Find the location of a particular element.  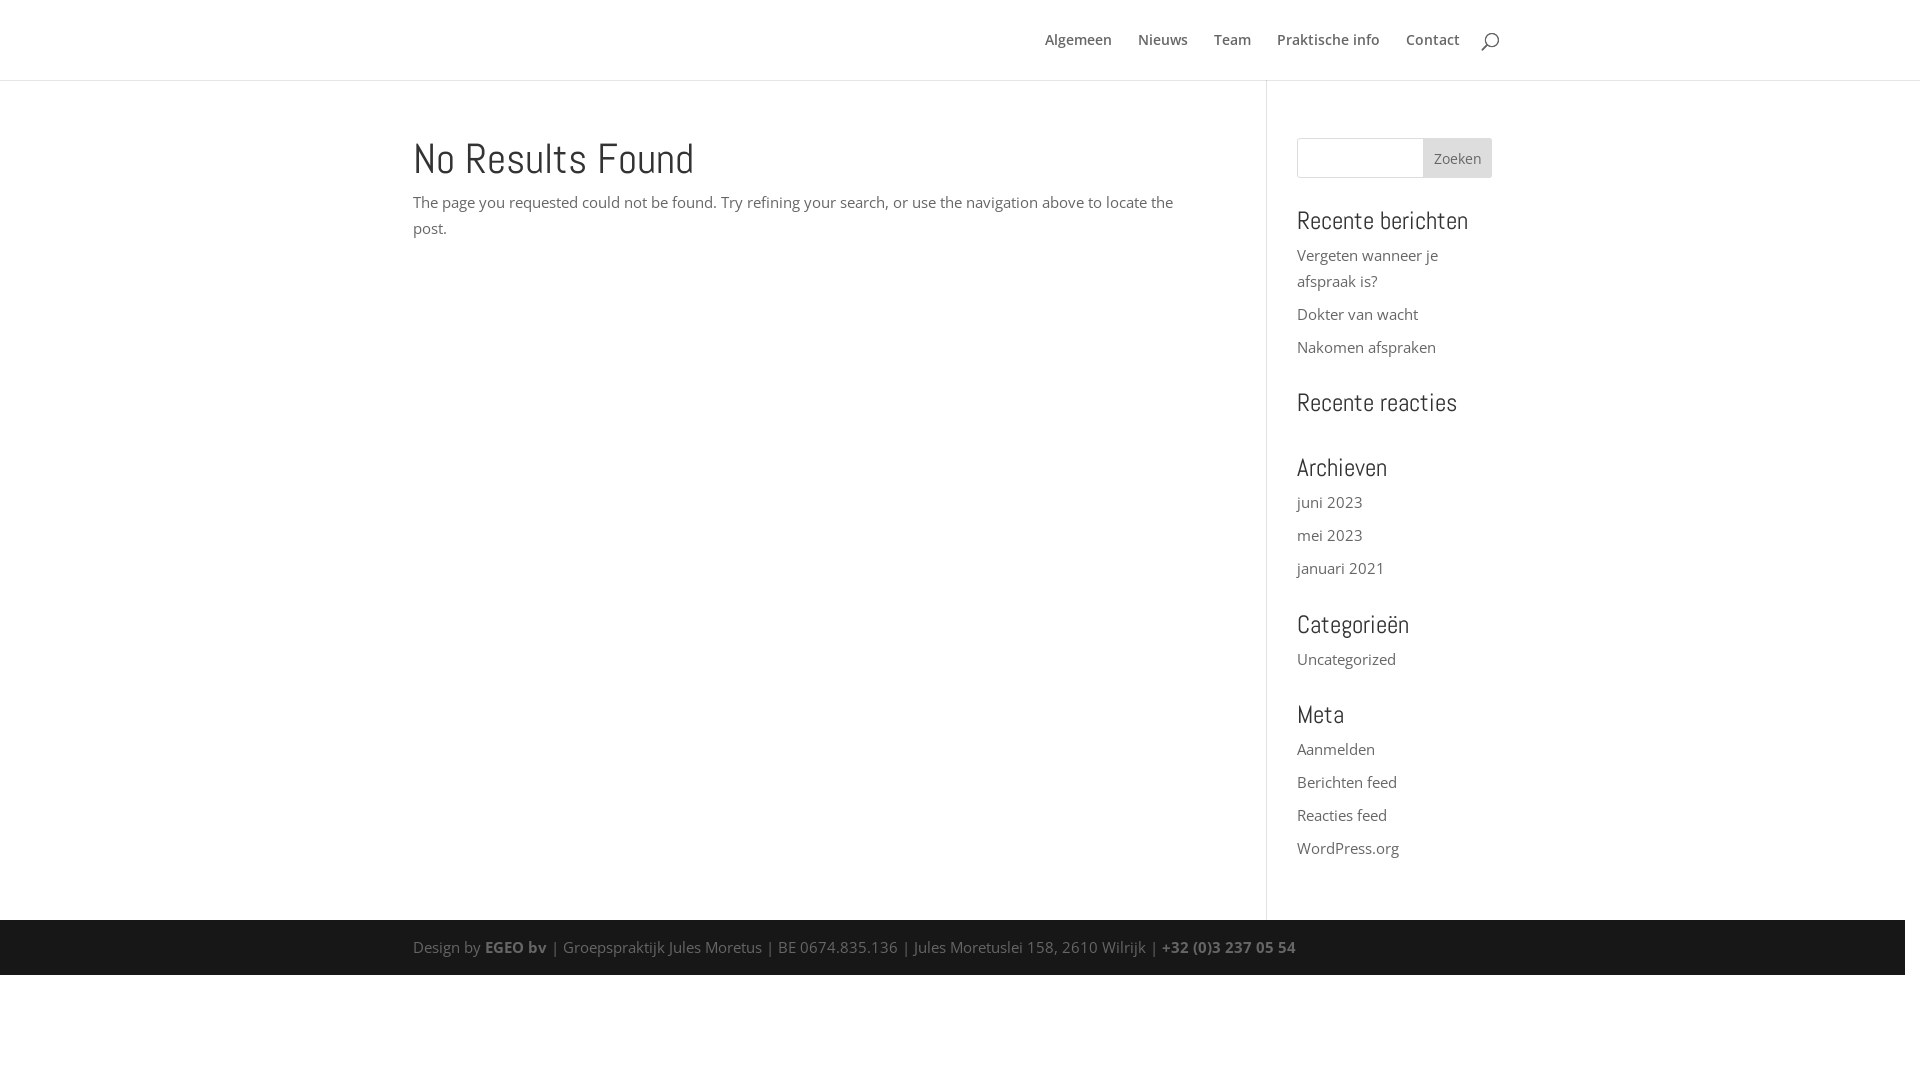

'Algemeen' is located at coordinates (1077, 55).